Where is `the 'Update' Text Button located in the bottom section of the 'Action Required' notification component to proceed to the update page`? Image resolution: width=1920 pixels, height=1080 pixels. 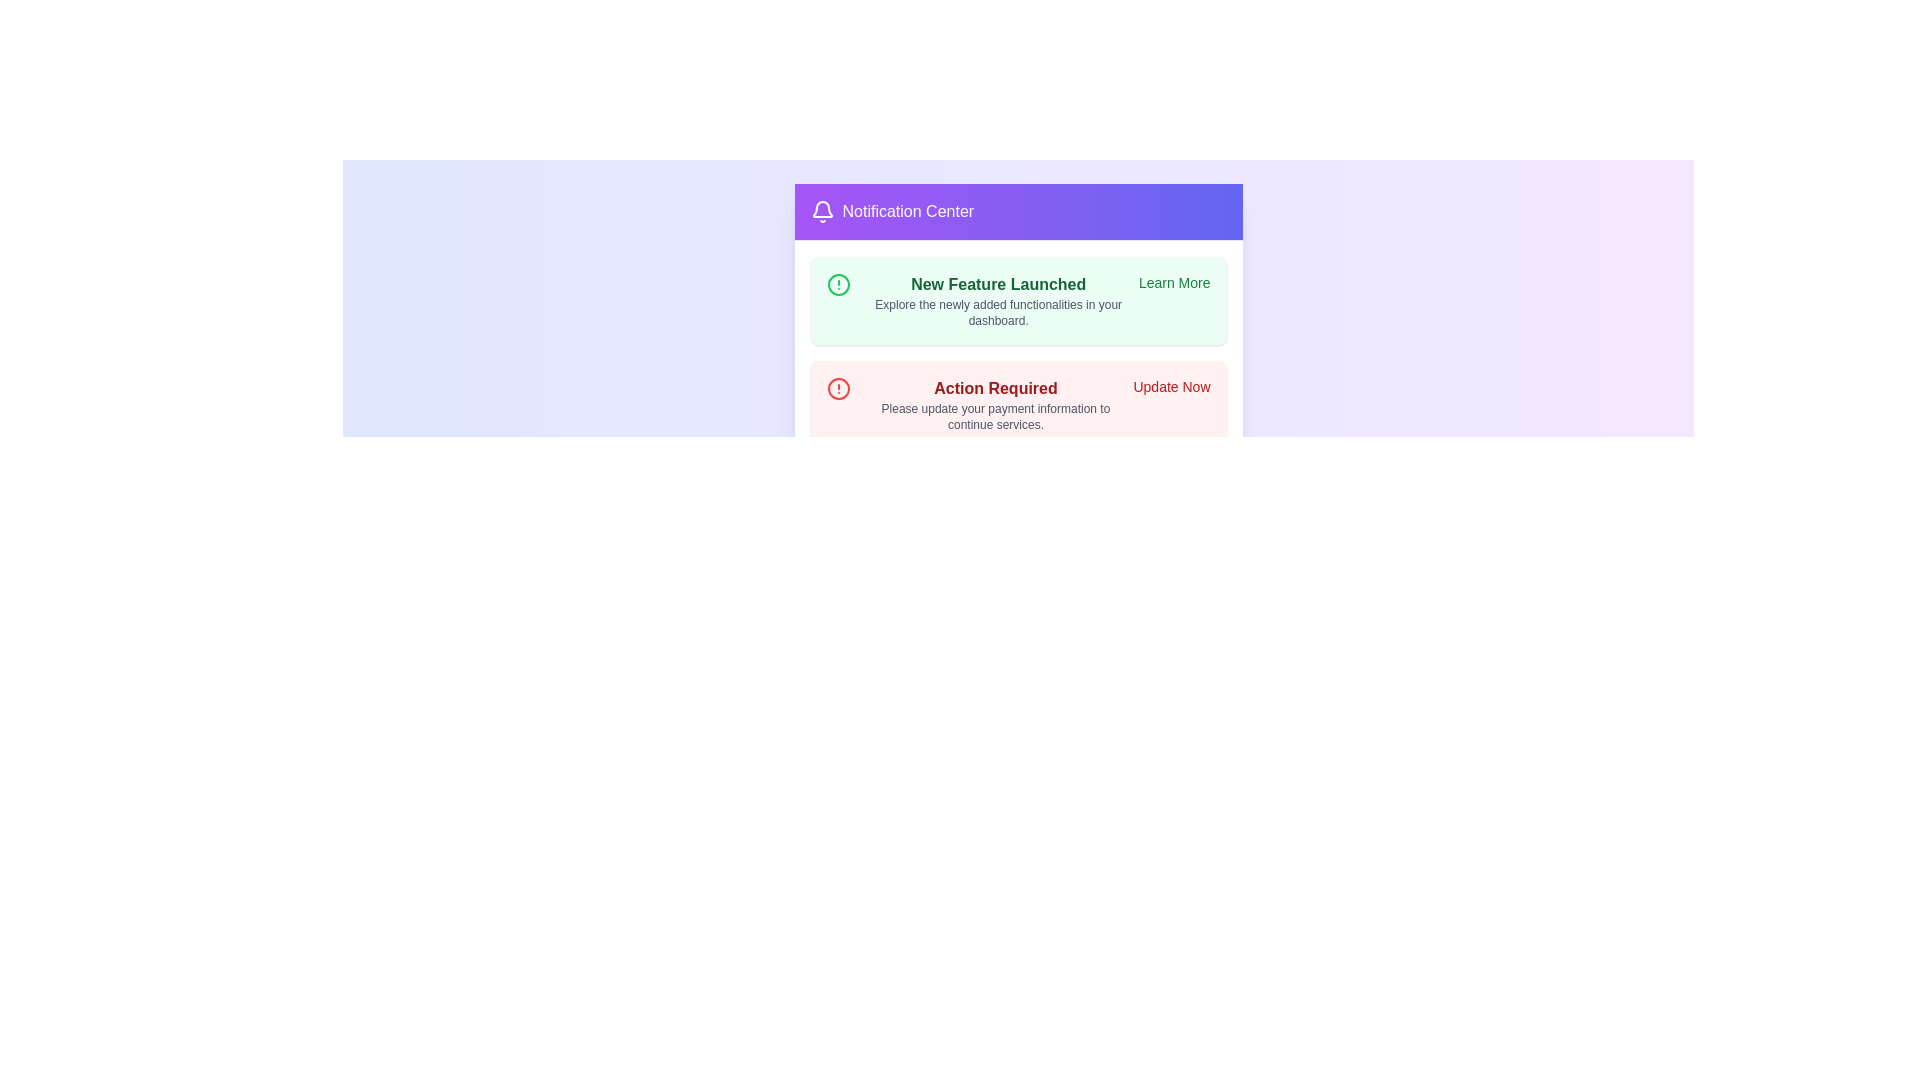 the 'Update' Text Button located in the bottom section of the 'Action Required' notification component to proceed to the update page is located at coordinates (1171, 386).